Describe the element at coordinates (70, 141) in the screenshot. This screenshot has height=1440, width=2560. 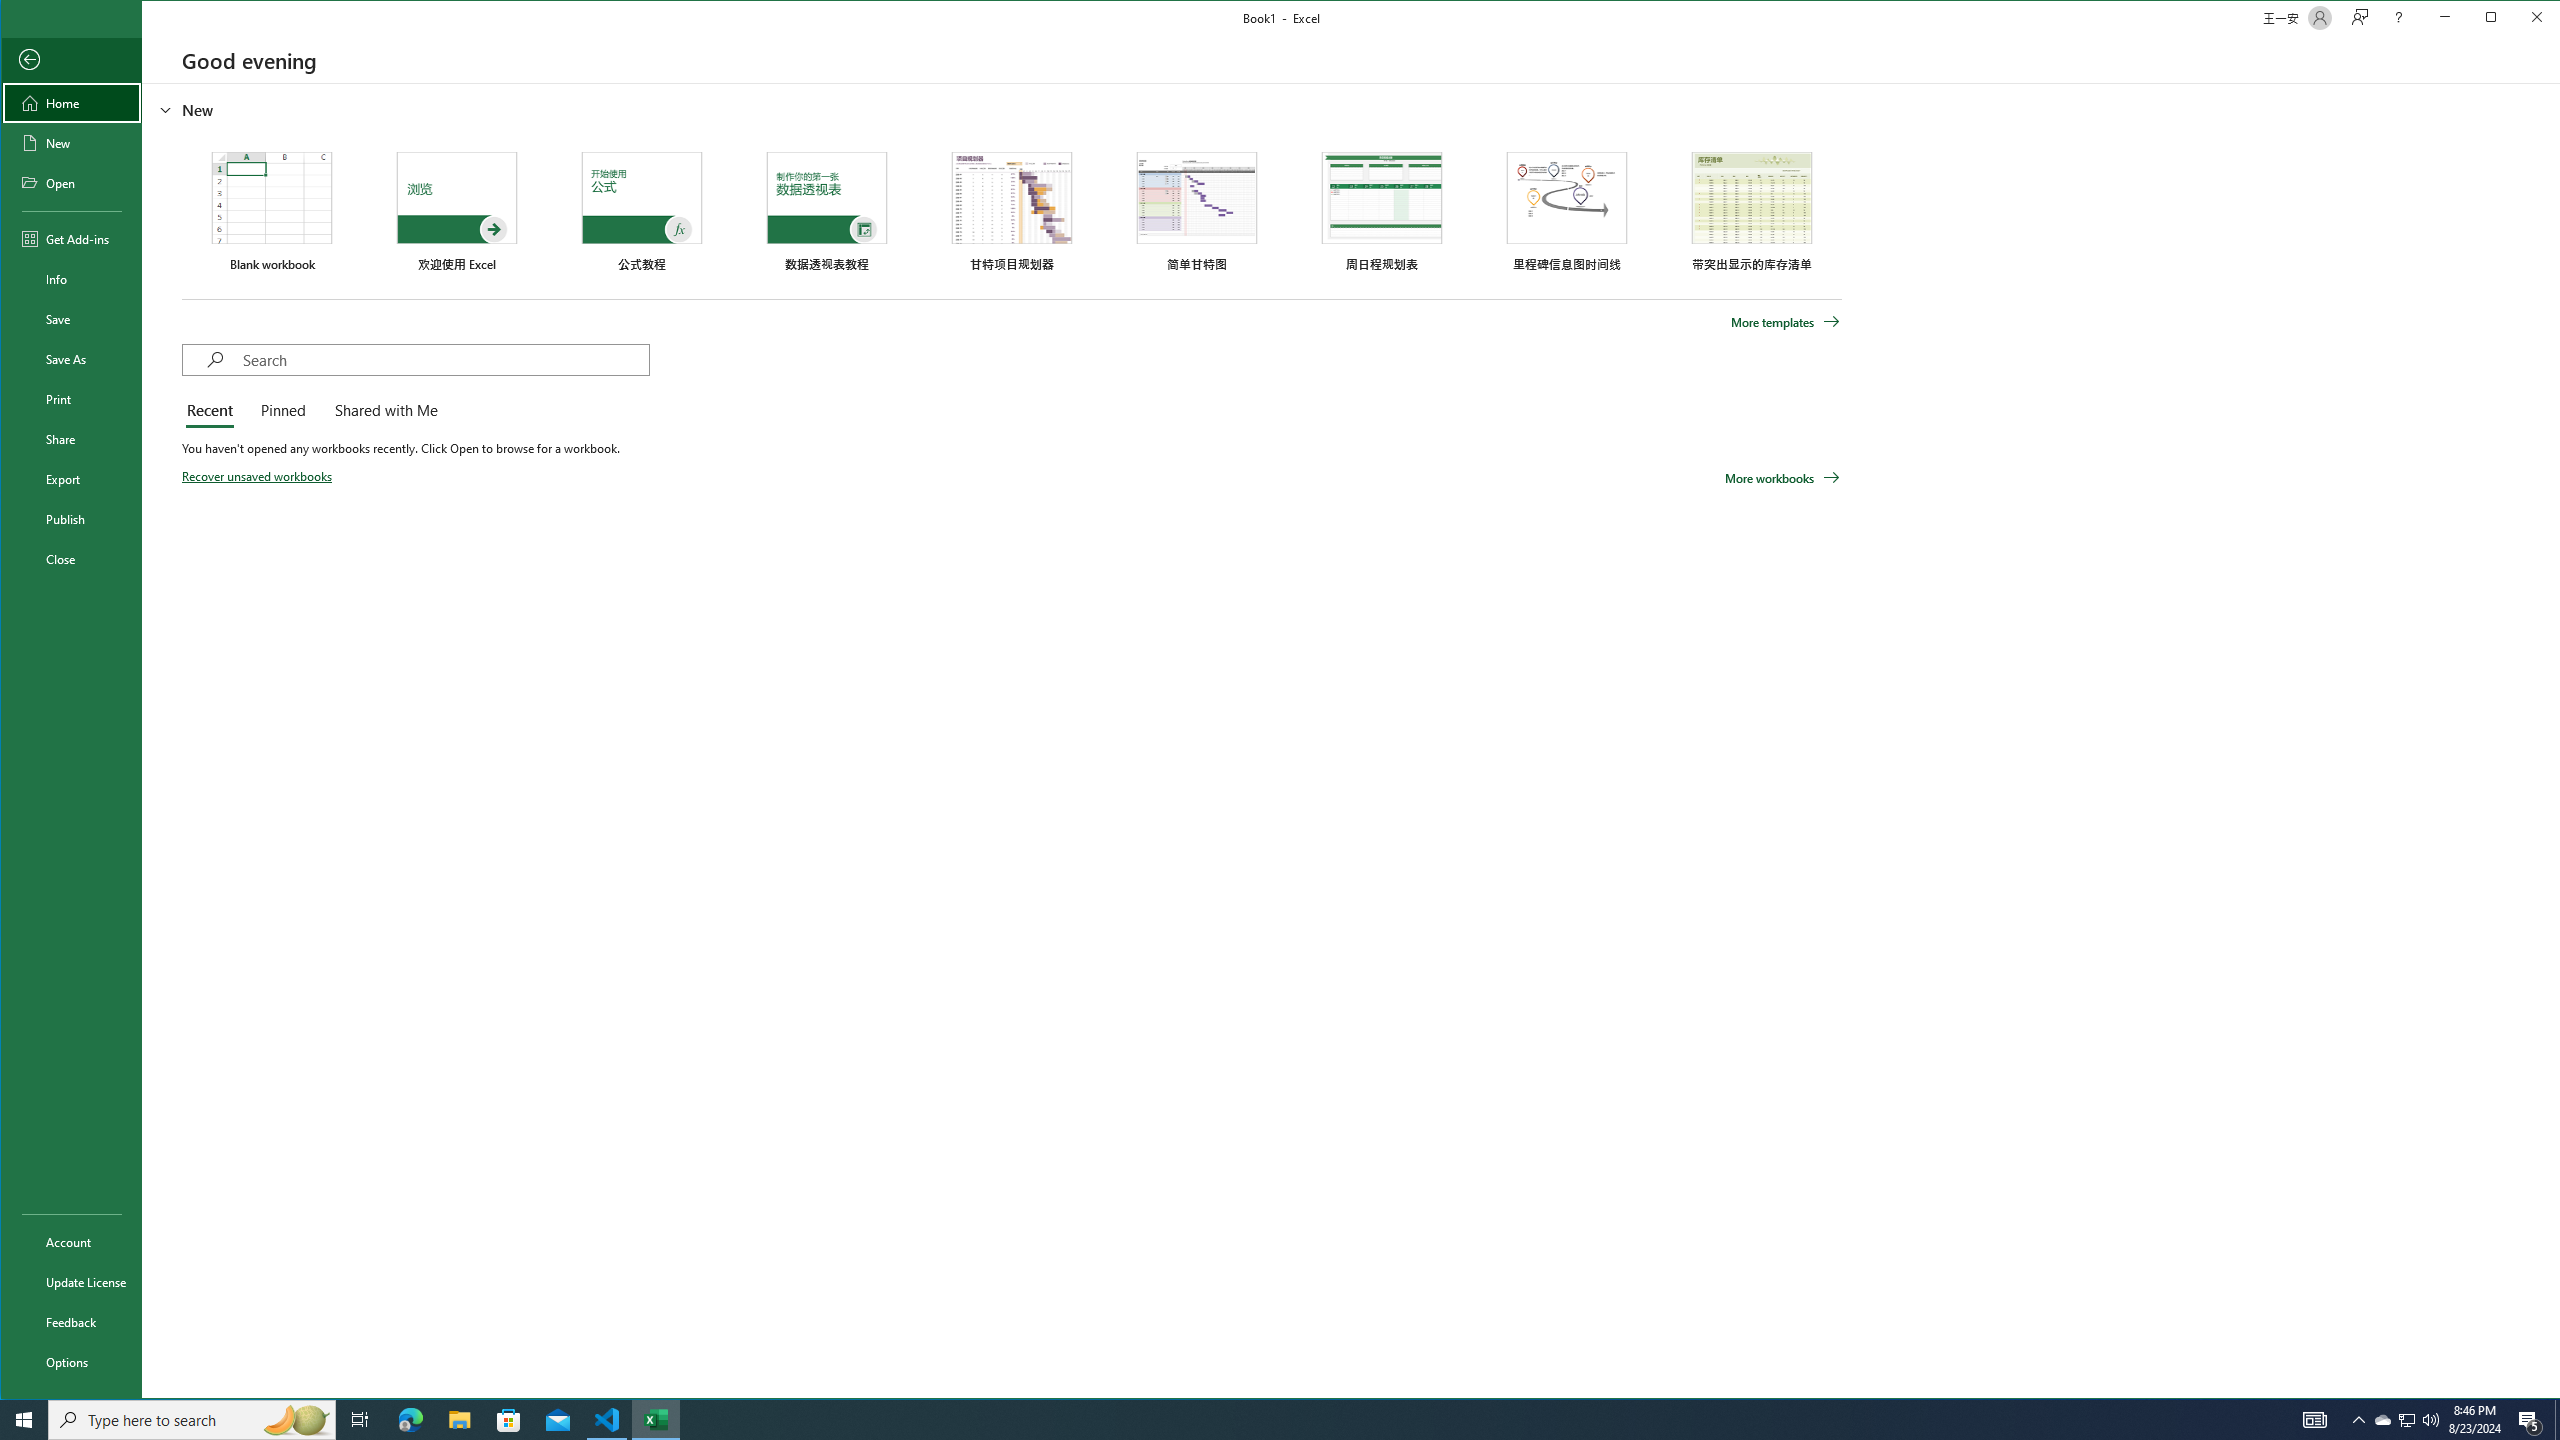
I see `'New'` at that location.